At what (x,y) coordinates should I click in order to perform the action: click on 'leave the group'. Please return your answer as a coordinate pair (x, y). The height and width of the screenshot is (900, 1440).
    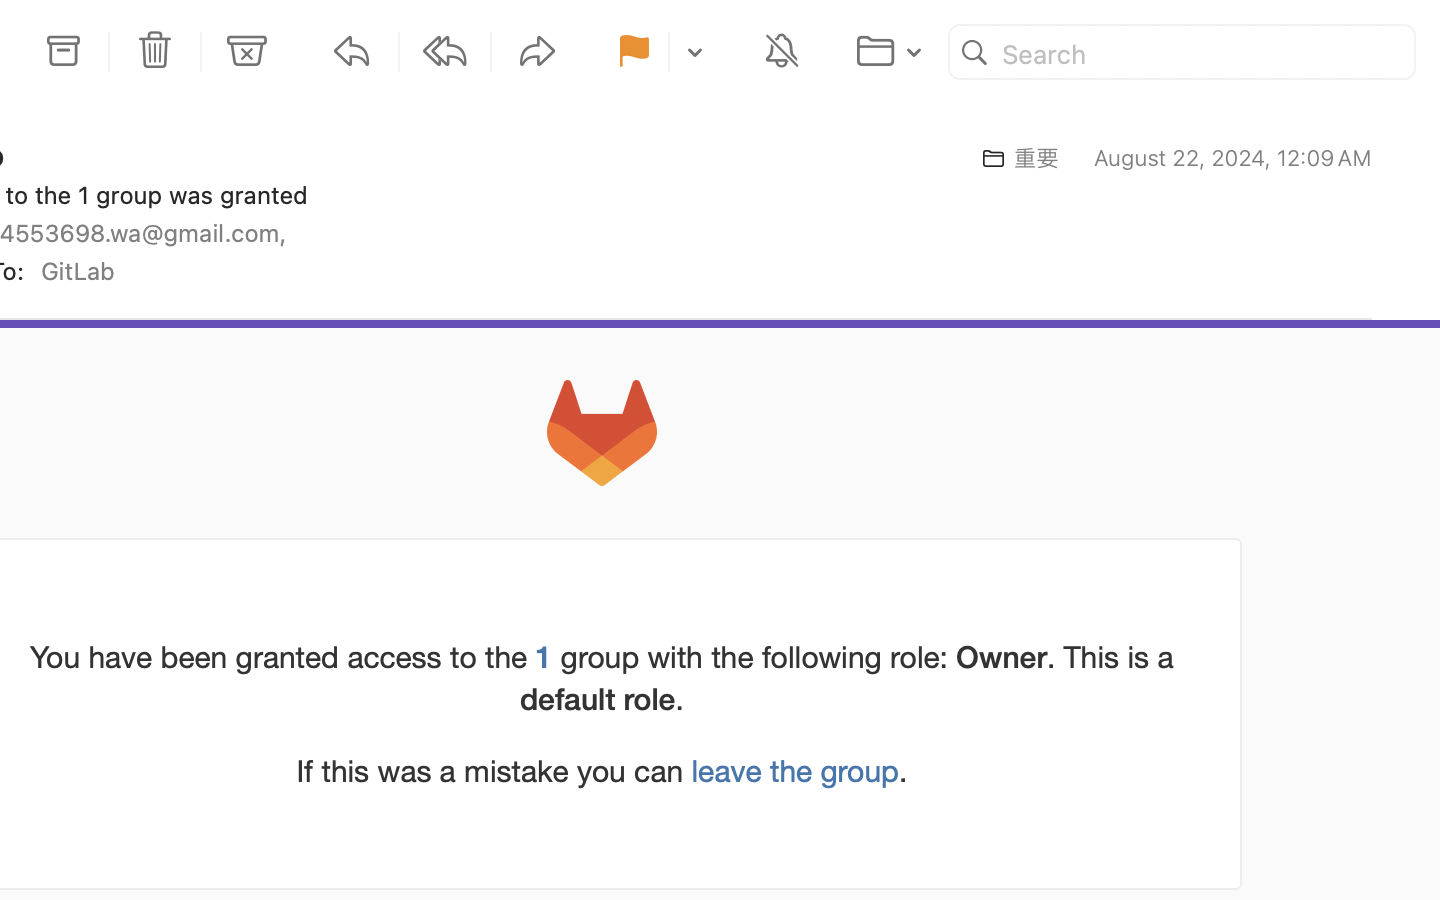
    Looking at the image, I should click on (795, 770).